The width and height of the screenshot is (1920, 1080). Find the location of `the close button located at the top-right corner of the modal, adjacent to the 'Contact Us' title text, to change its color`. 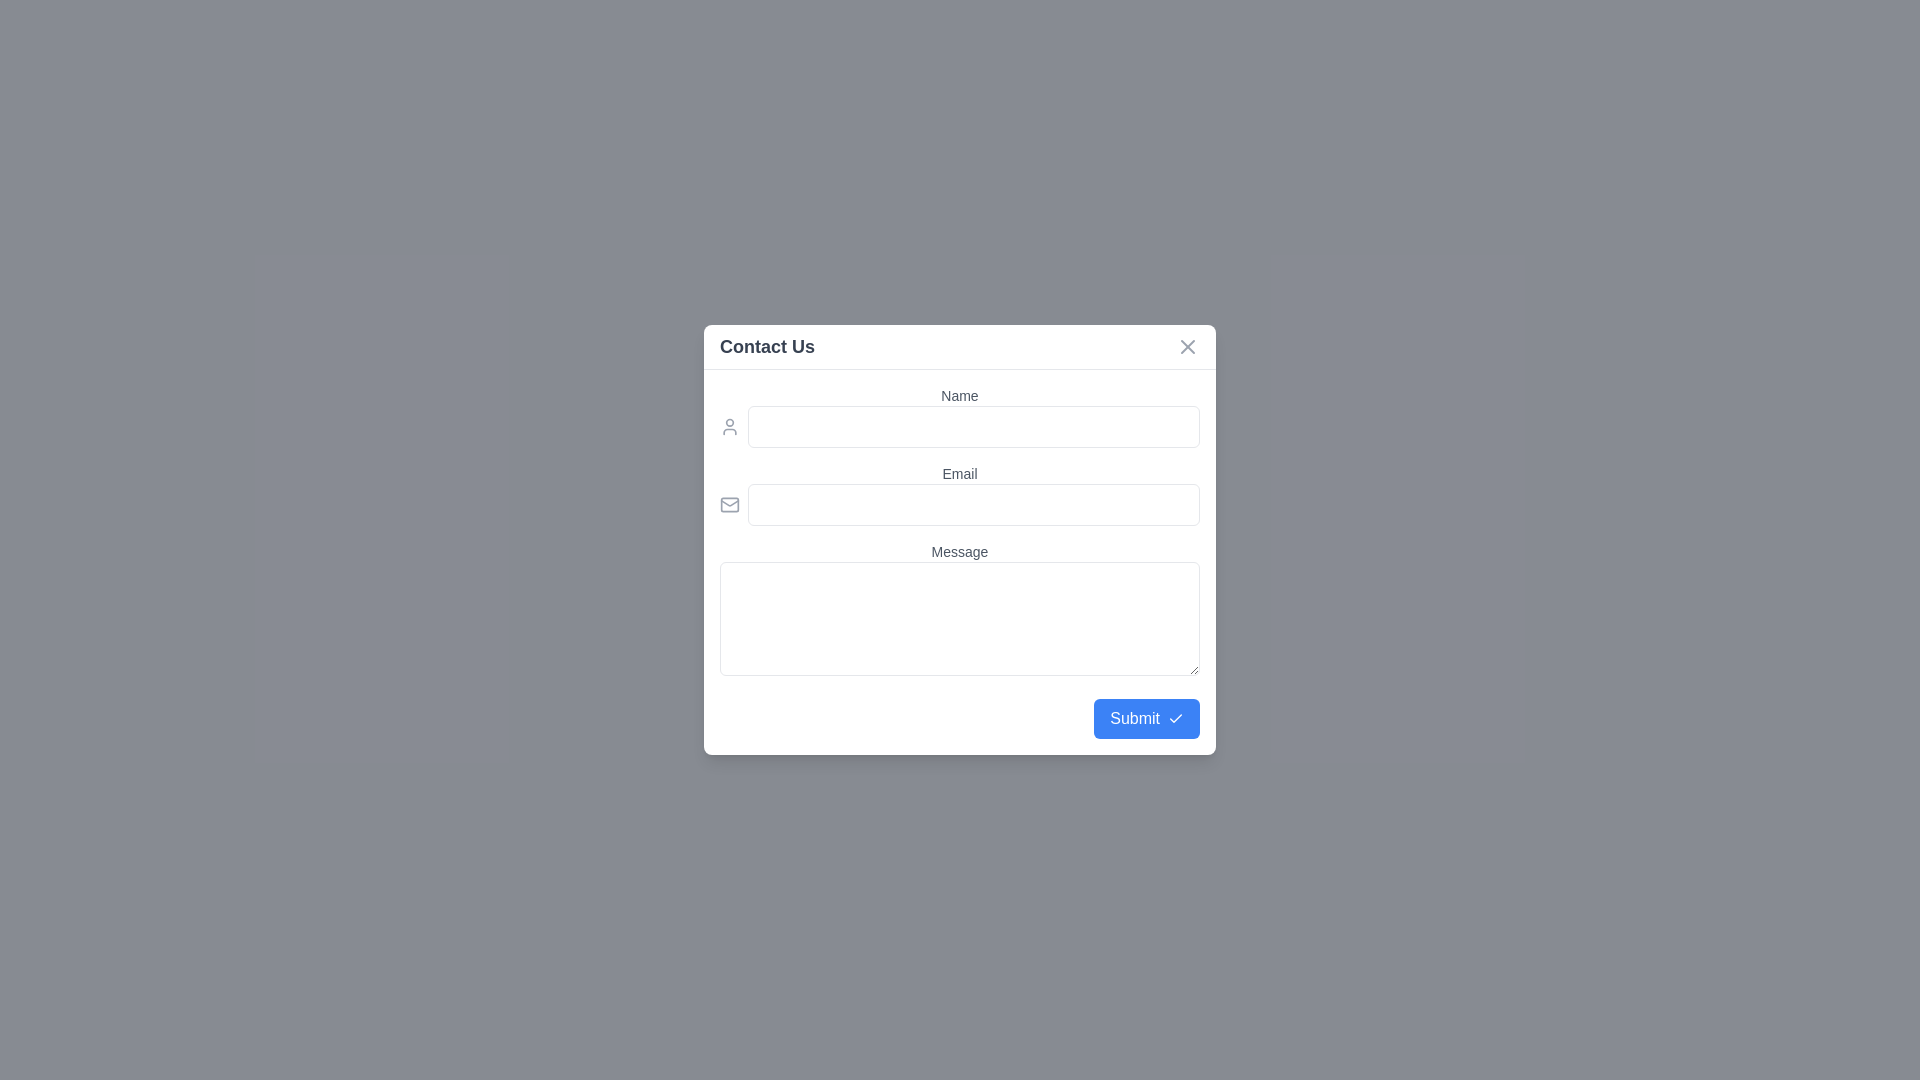

the close button located at the top-right corner of the modal, adjacent to the 'Contact Us' title text, to change its color is located at coordinates (1188, 346).